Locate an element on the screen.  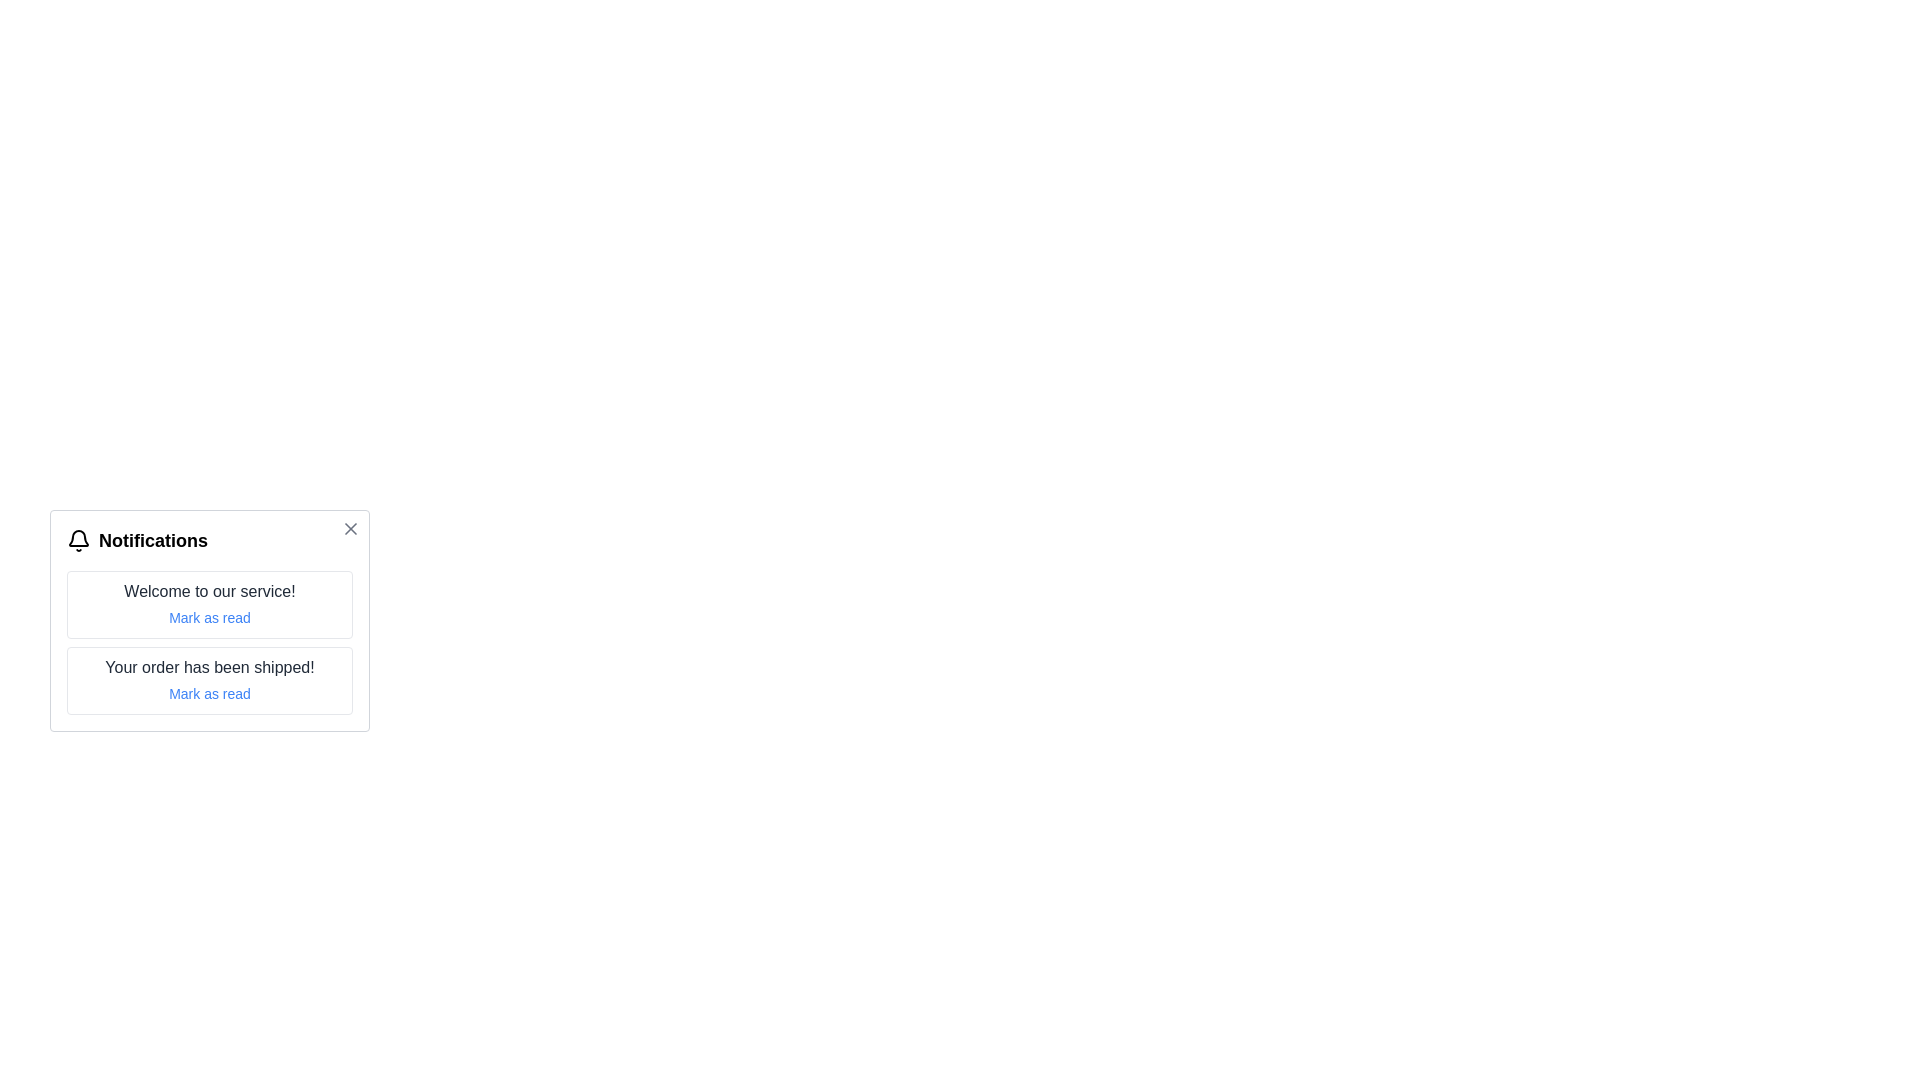
the Notification panel, which has a white background, rounded corners, and contains the title 'Notifications' and a bell icon is located at coordinates (210, 620).